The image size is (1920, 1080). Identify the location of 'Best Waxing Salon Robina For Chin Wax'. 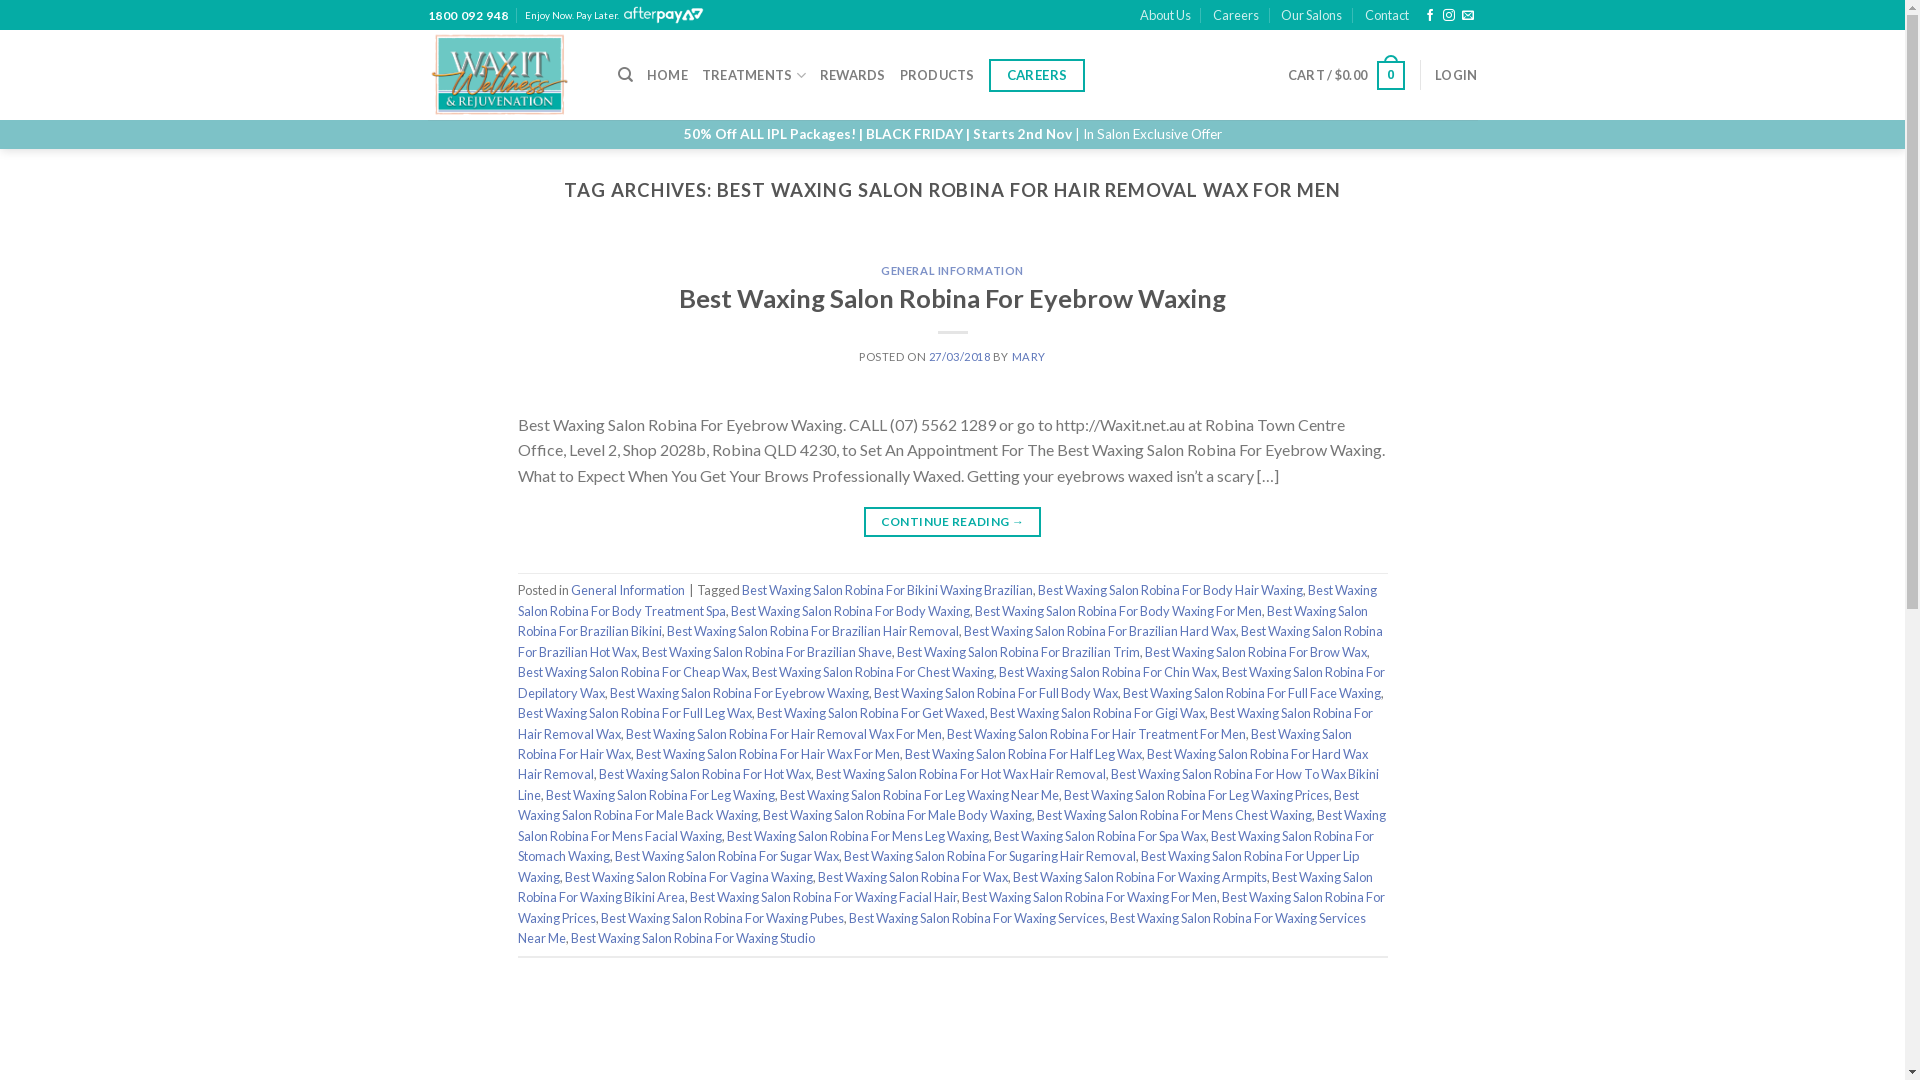
(1106, 671).